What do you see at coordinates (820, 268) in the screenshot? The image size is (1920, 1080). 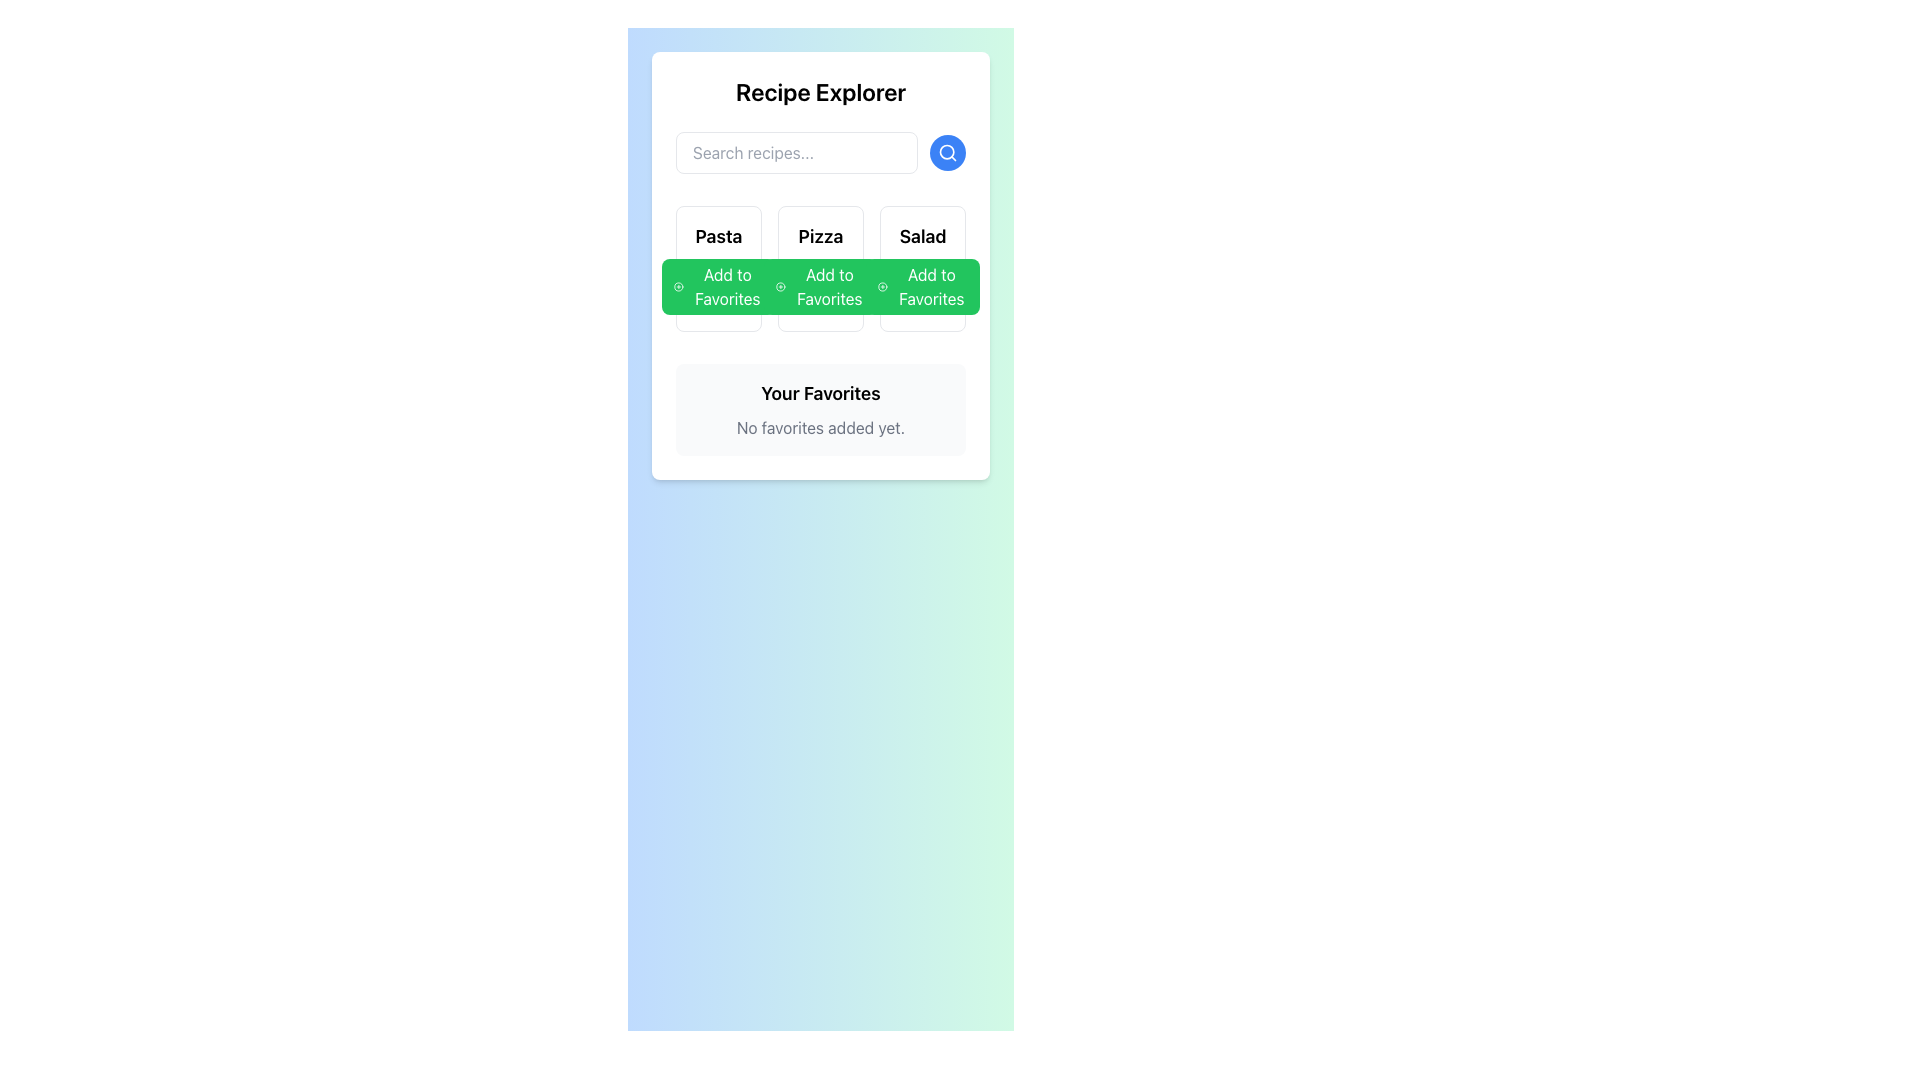 I see `the green 'Add to Favorites' buttons in the grid layout that contains 'Pasta', 'Pizza', and 'Salad' sections` at bounding box center [820, 268].